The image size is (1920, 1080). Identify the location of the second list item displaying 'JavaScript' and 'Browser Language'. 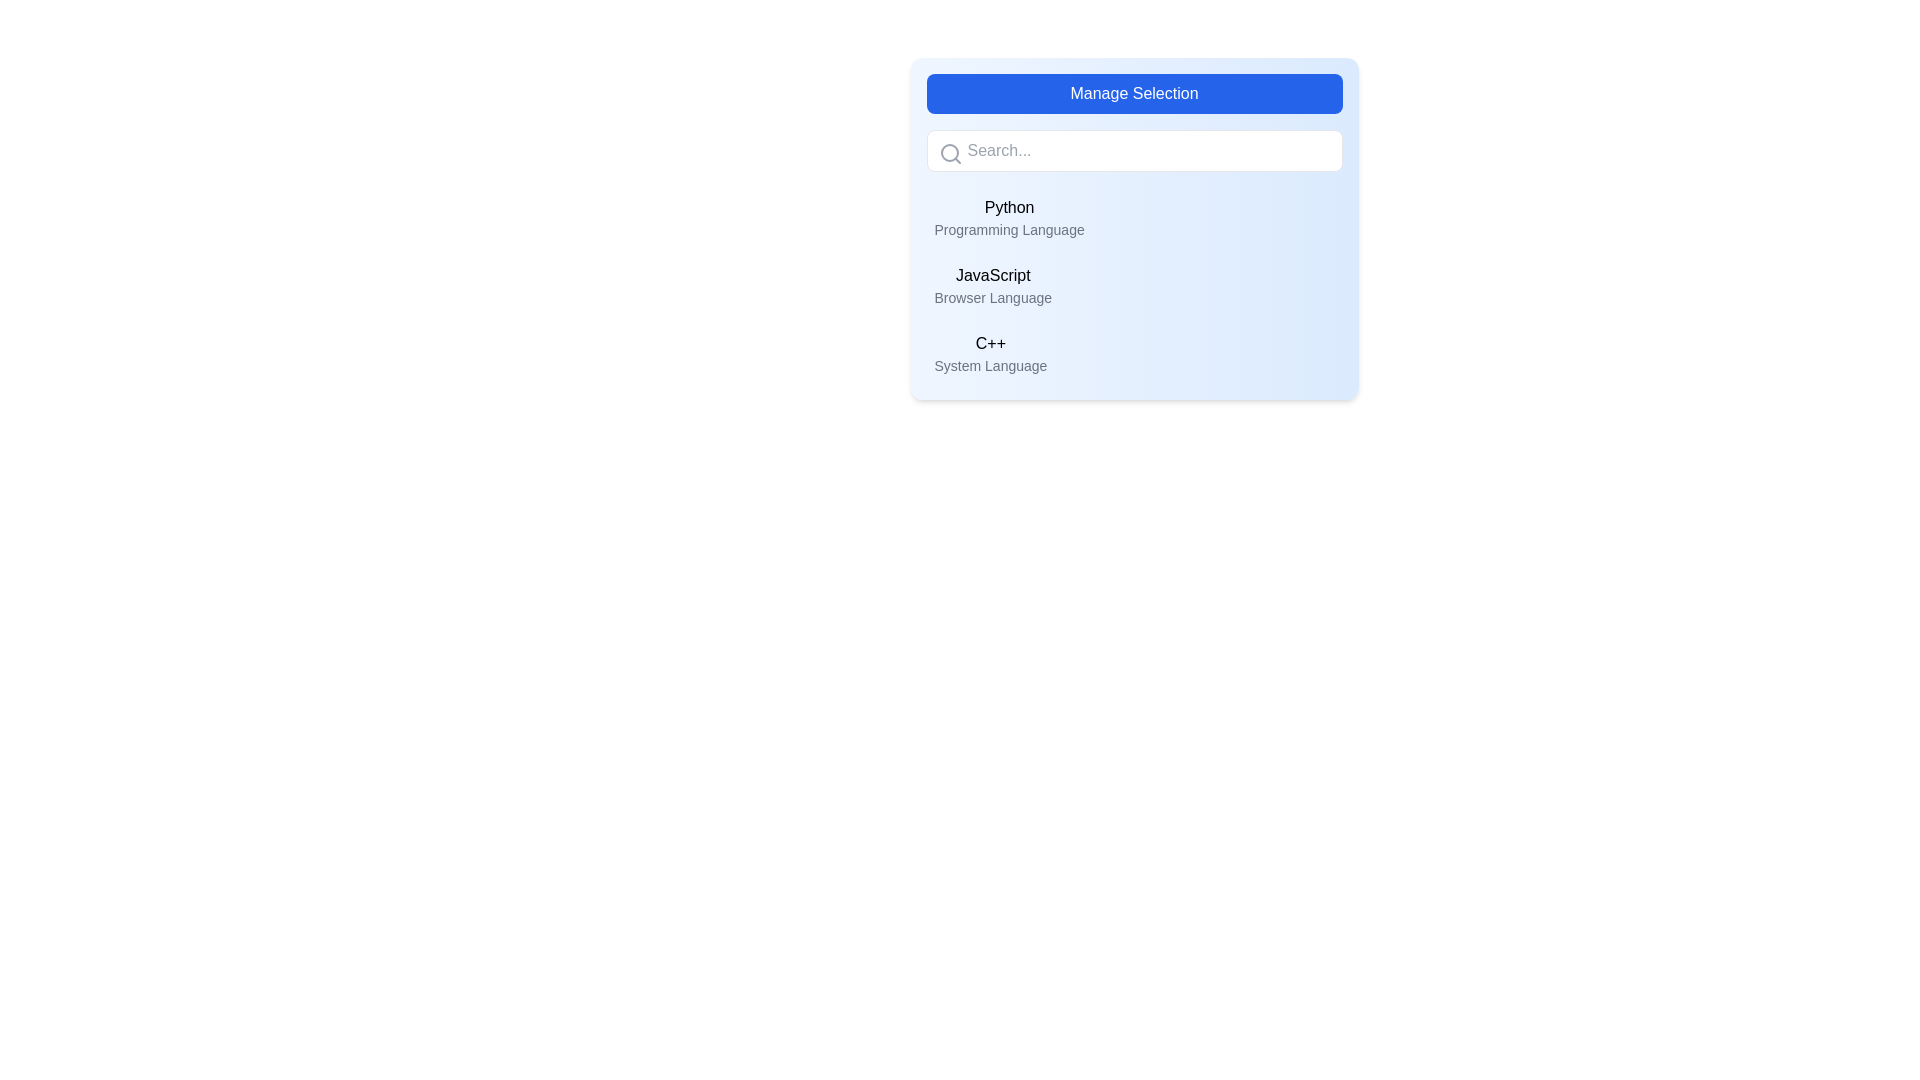
(1134, 285).